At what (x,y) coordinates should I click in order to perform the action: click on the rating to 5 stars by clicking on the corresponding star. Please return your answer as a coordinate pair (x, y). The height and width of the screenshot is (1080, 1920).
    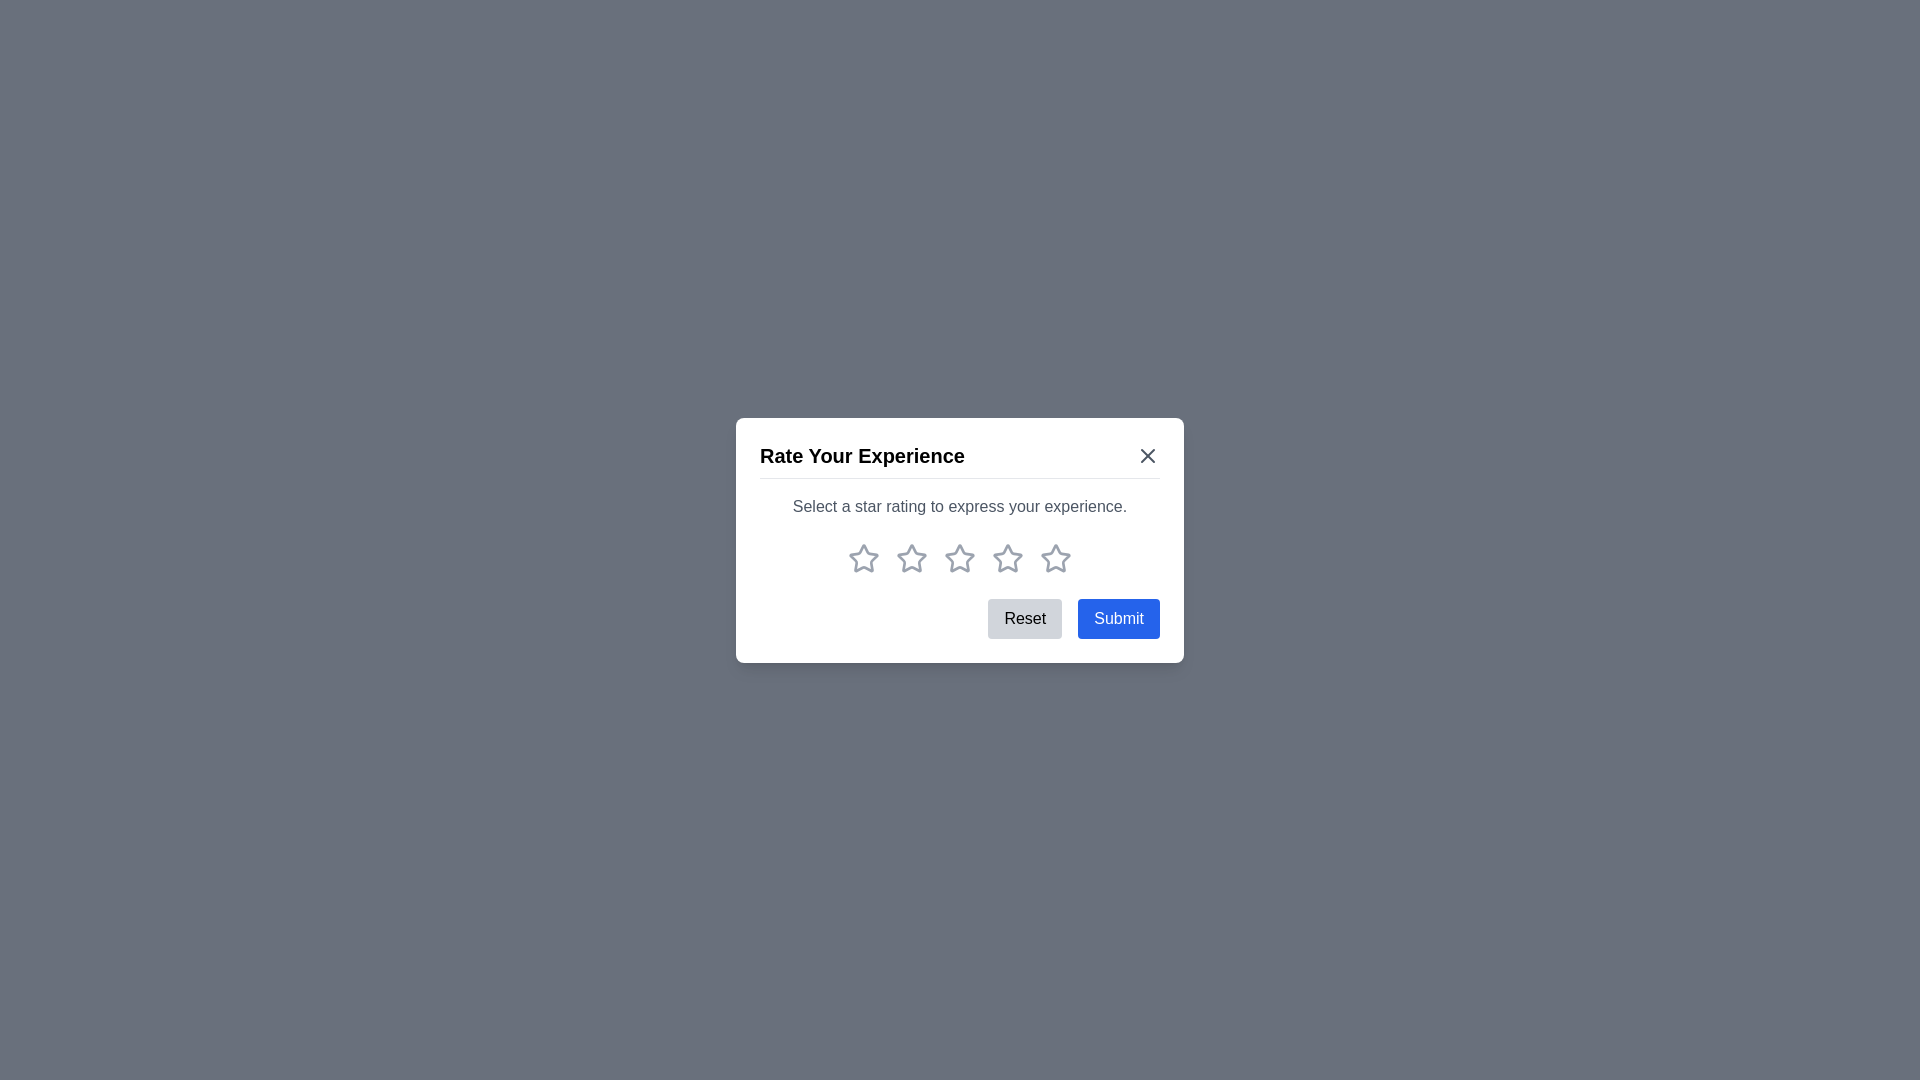
    Looking at the image, I should click on (1055, 558).